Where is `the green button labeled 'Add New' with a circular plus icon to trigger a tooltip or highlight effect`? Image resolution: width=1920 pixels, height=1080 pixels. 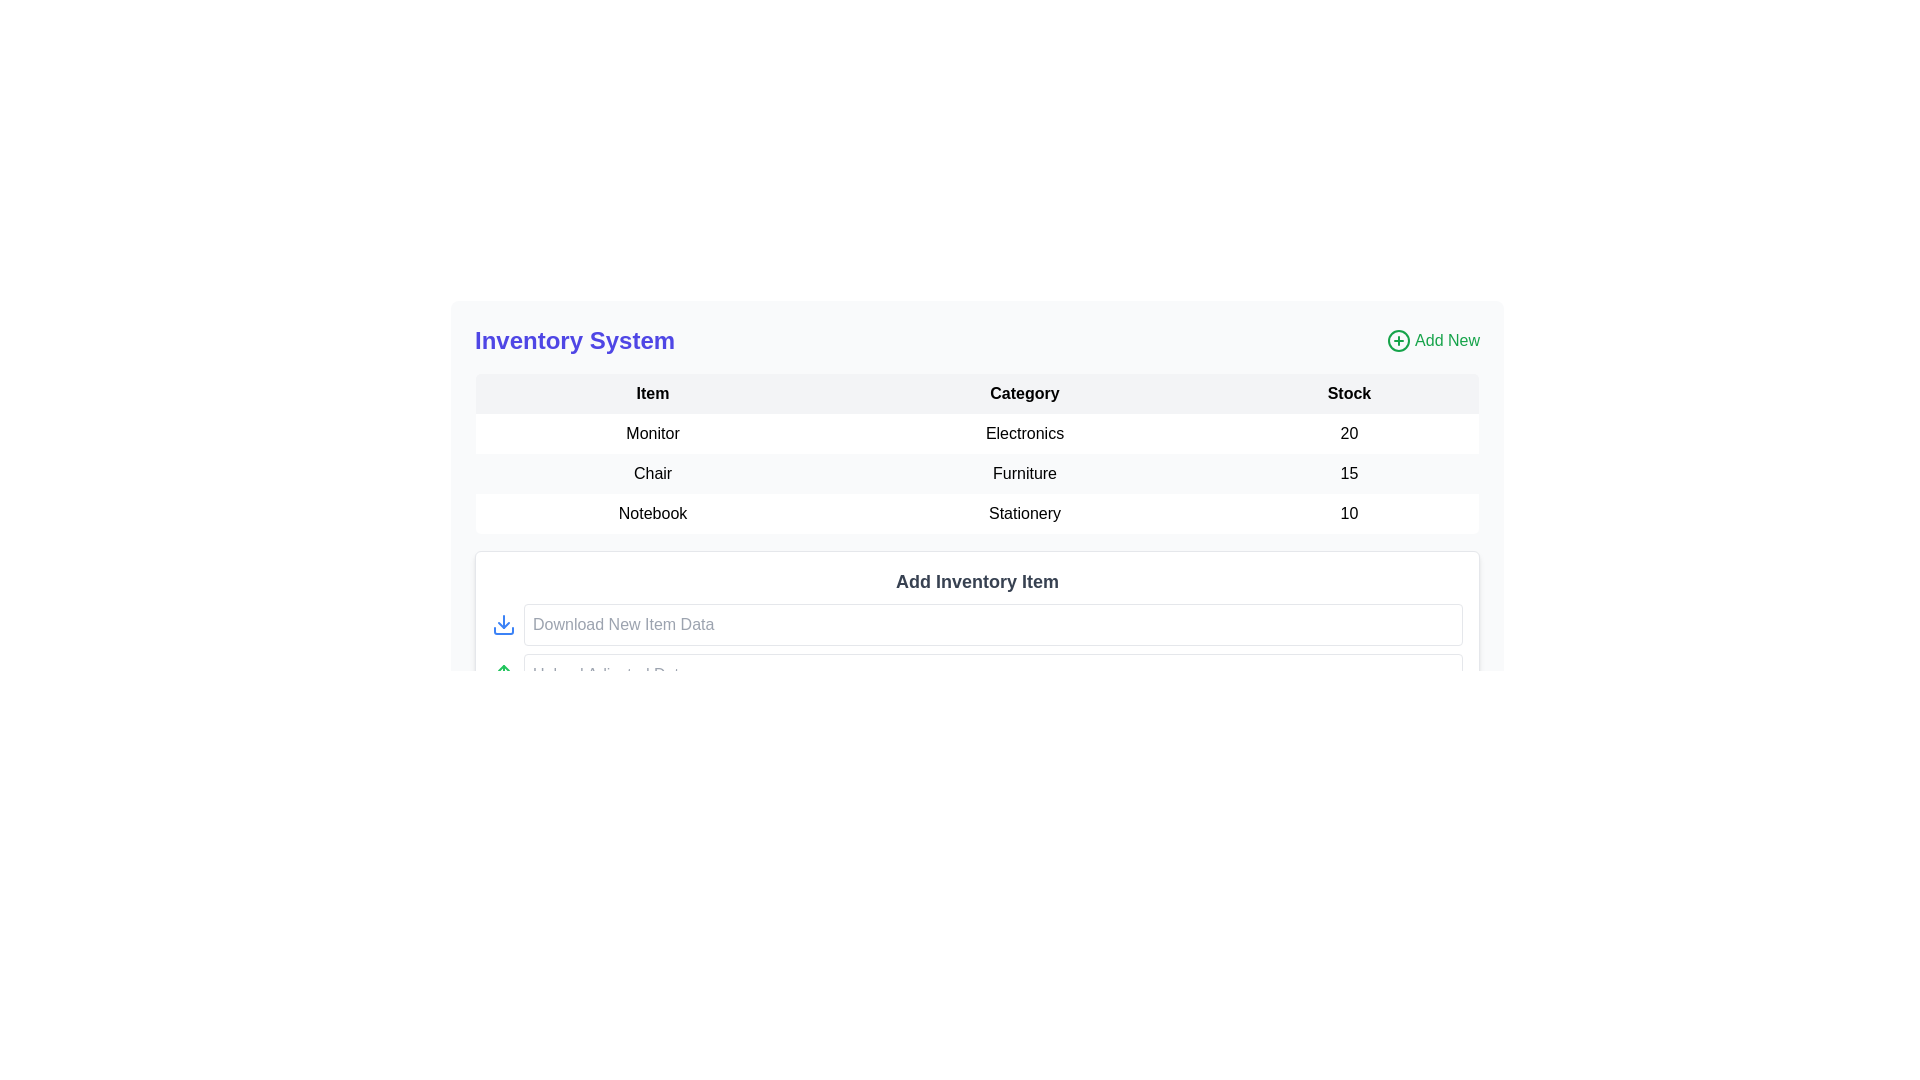 the green button labeled 'Add New' with a circular plus icon to trigger a tooltip or highlight effect is located at coordinates (1432, 339).